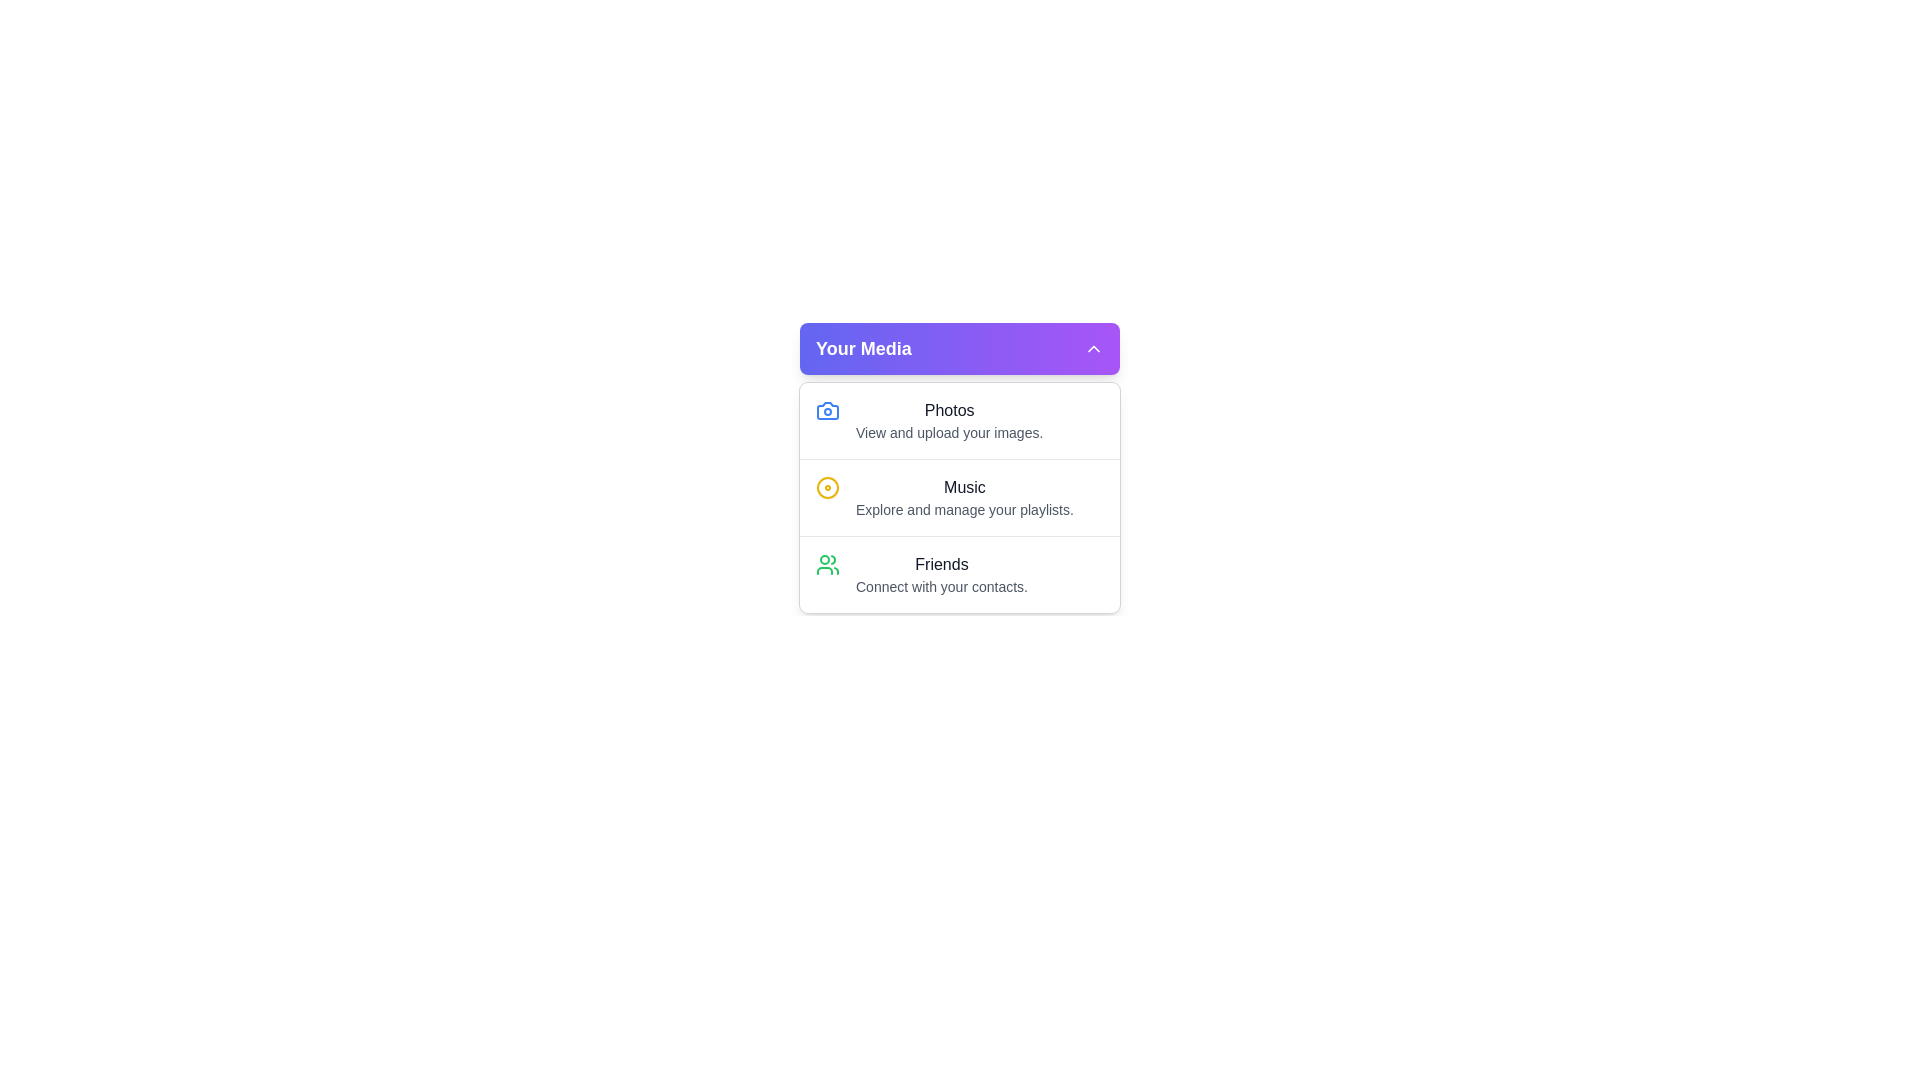 The height and width of the screenshot is (1080, 1920). Describe the element at coordinates (960, 496) in the screenshot. I see `the second menu item` at that location.